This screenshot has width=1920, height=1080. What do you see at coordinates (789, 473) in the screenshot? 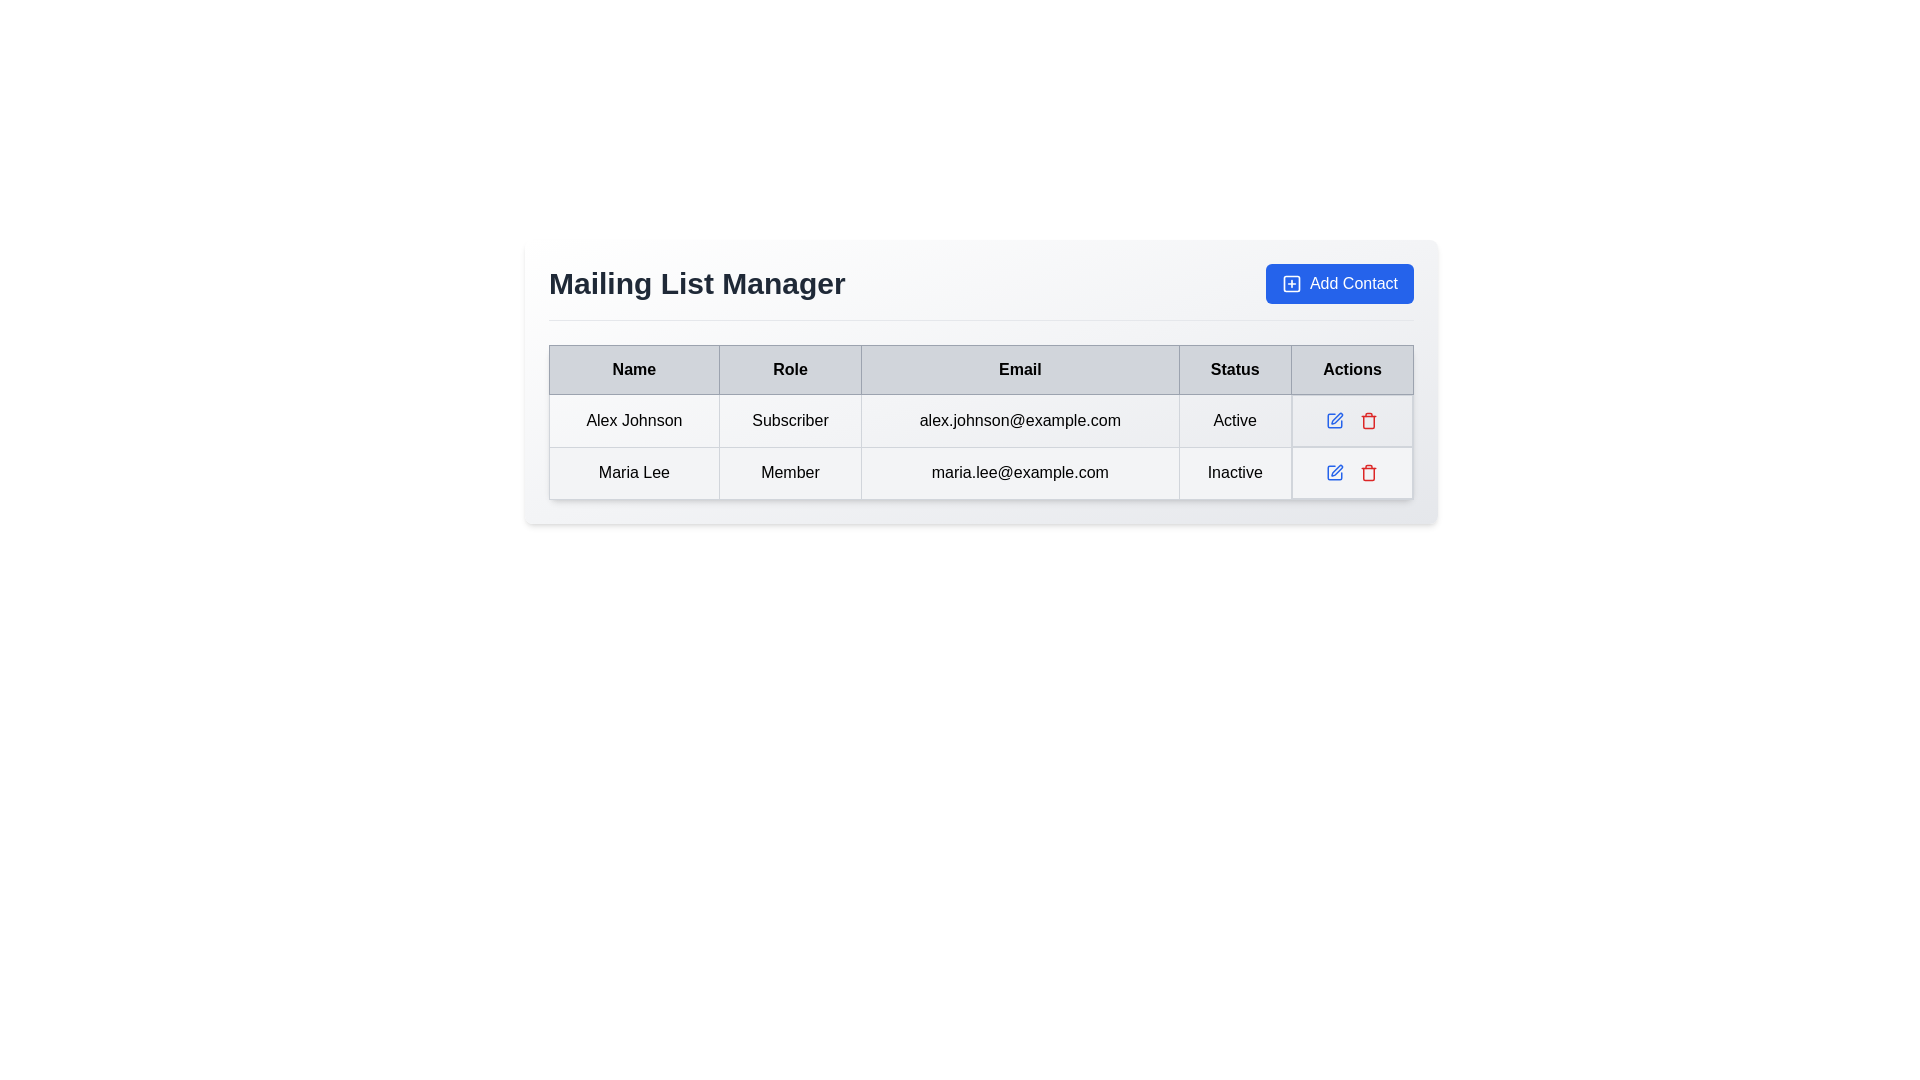
I see `the static text label indicating the role of the user 'Maria Lee' as 'Member' located in the second row of the table under the 'Role' column` at bounding box center [789, 473].